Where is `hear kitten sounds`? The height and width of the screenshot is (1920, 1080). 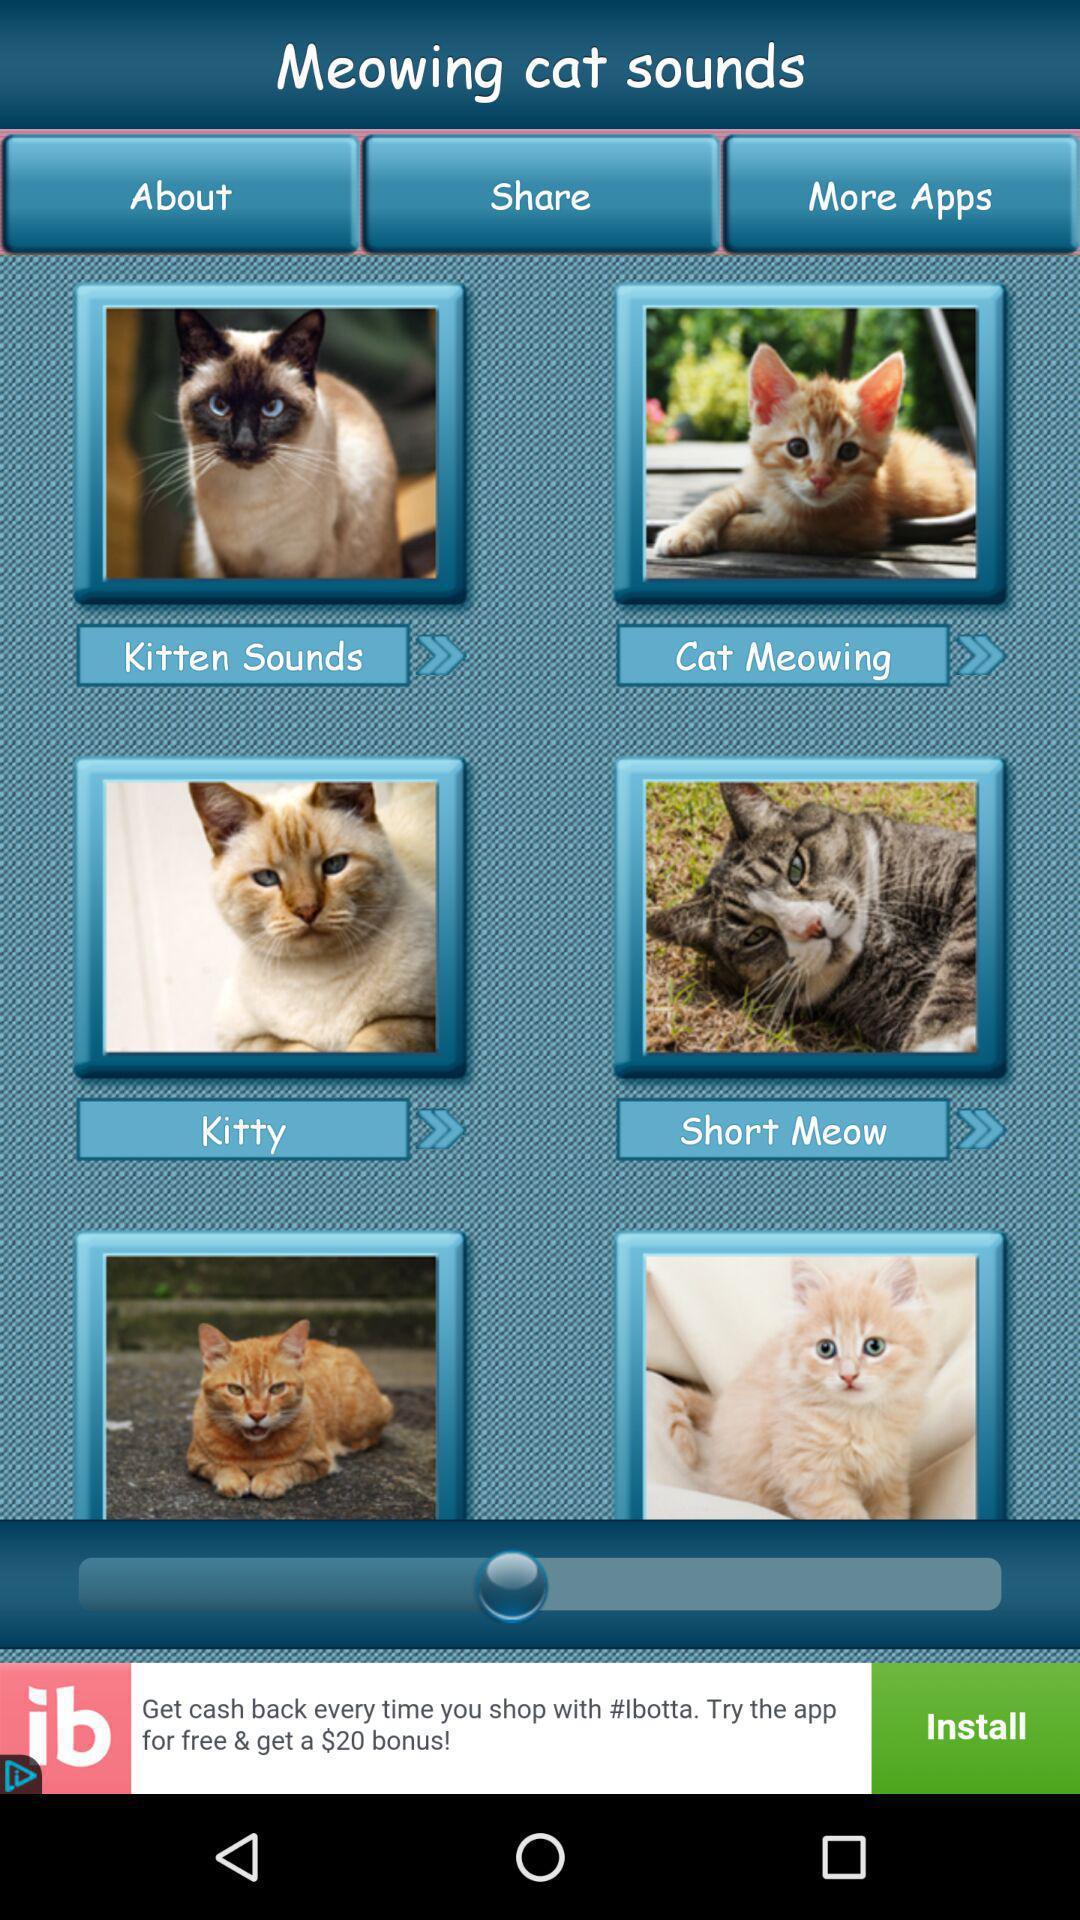
hear kitten sounds is located at coordinates (270, 443).